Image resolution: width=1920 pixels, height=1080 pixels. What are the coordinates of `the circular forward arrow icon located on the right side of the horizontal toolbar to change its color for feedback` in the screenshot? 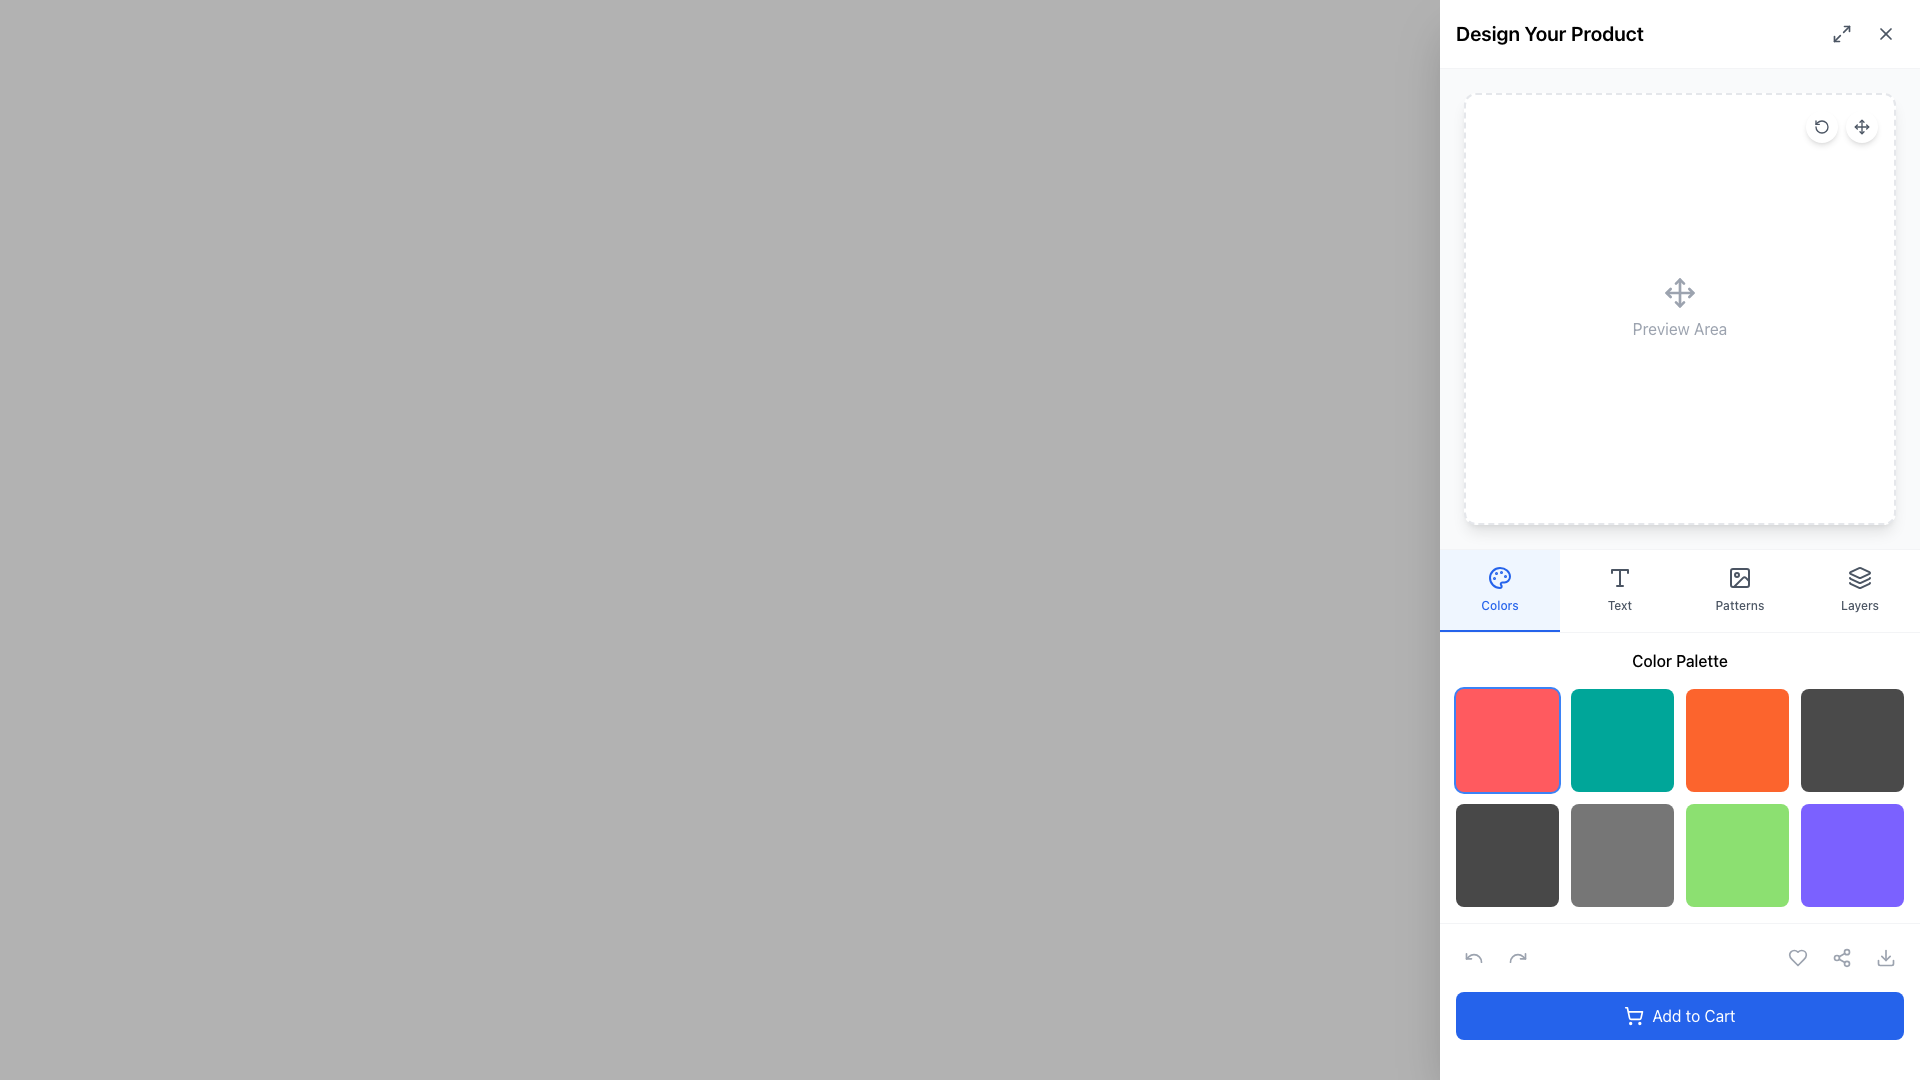 It's located at (1517, 956).